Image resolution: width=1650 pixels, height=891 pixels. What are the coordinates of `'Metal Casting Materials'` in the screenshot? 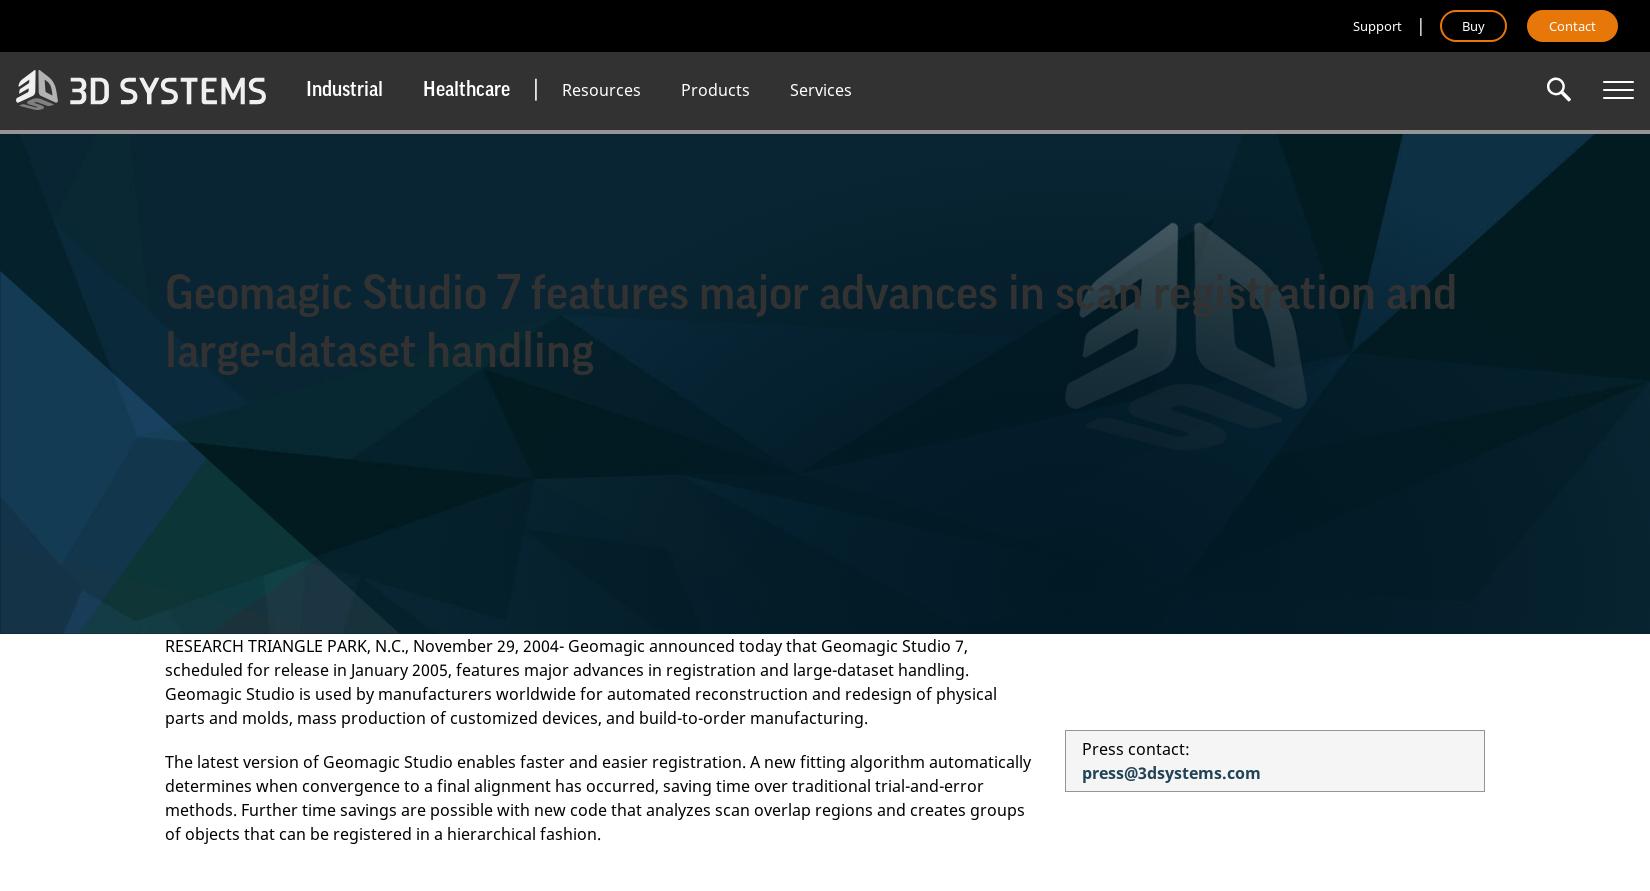 It's located at (641, 238).